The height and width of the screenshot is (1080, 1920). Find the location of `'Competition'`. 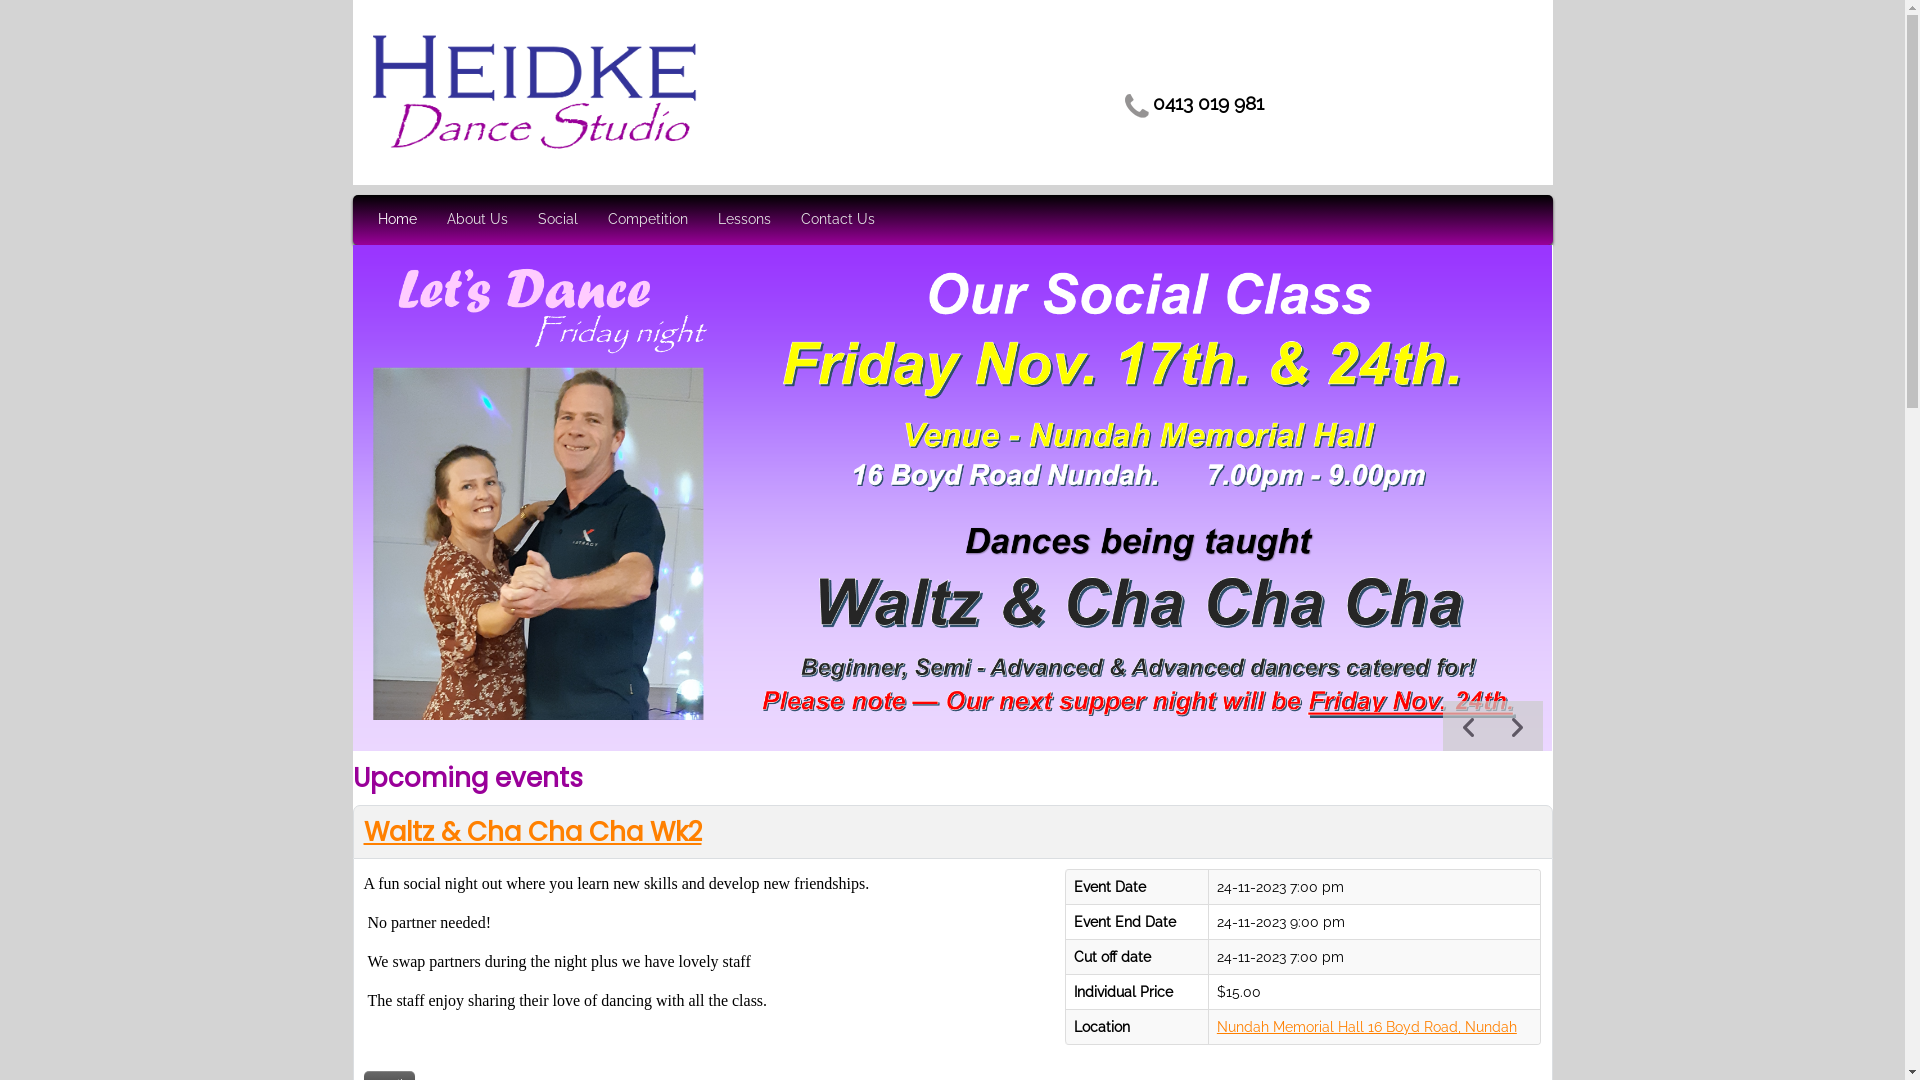

'Competition' is located at coordinates (648, 219).